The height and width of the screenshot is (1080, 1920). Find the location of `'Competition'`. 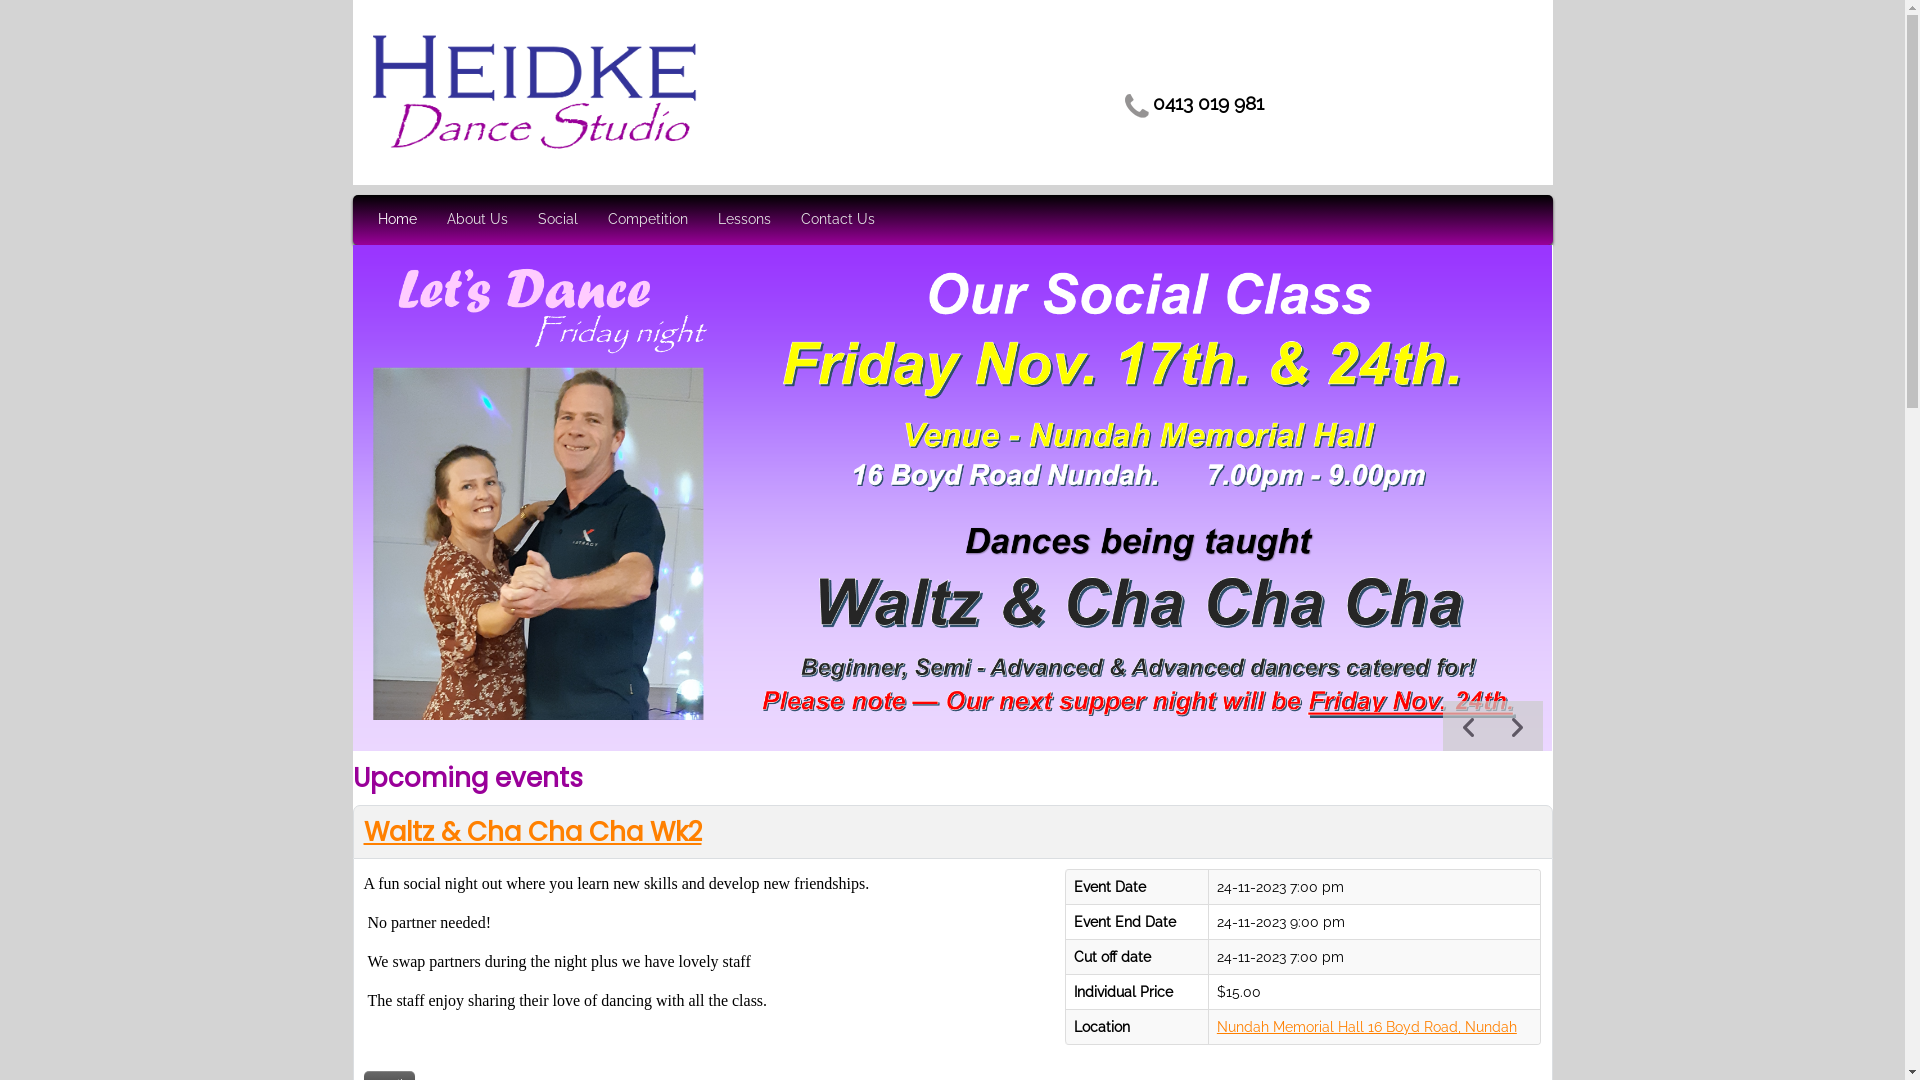

'Competition' is located at coordinates (648, 219).